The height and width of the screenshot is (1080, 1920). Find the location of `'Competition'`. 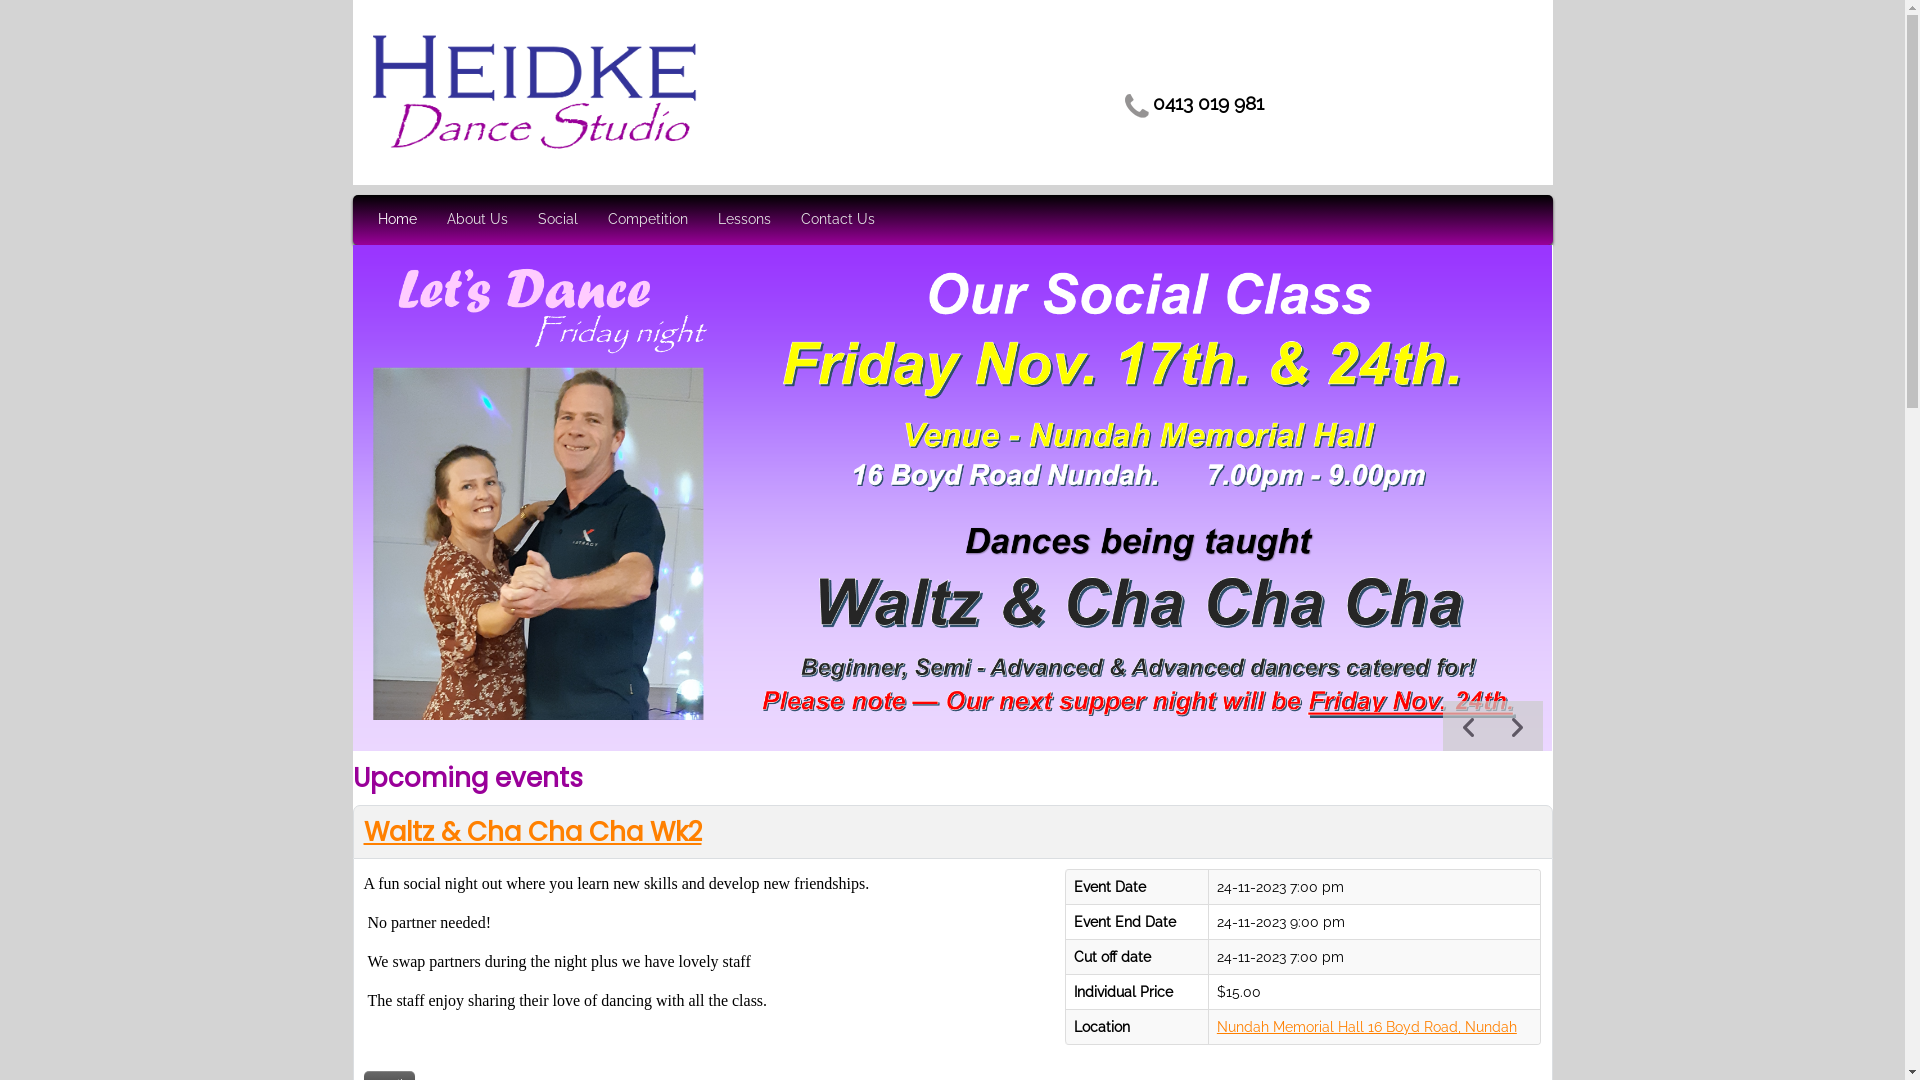

'Competition' is located at coordinates (648, 219).